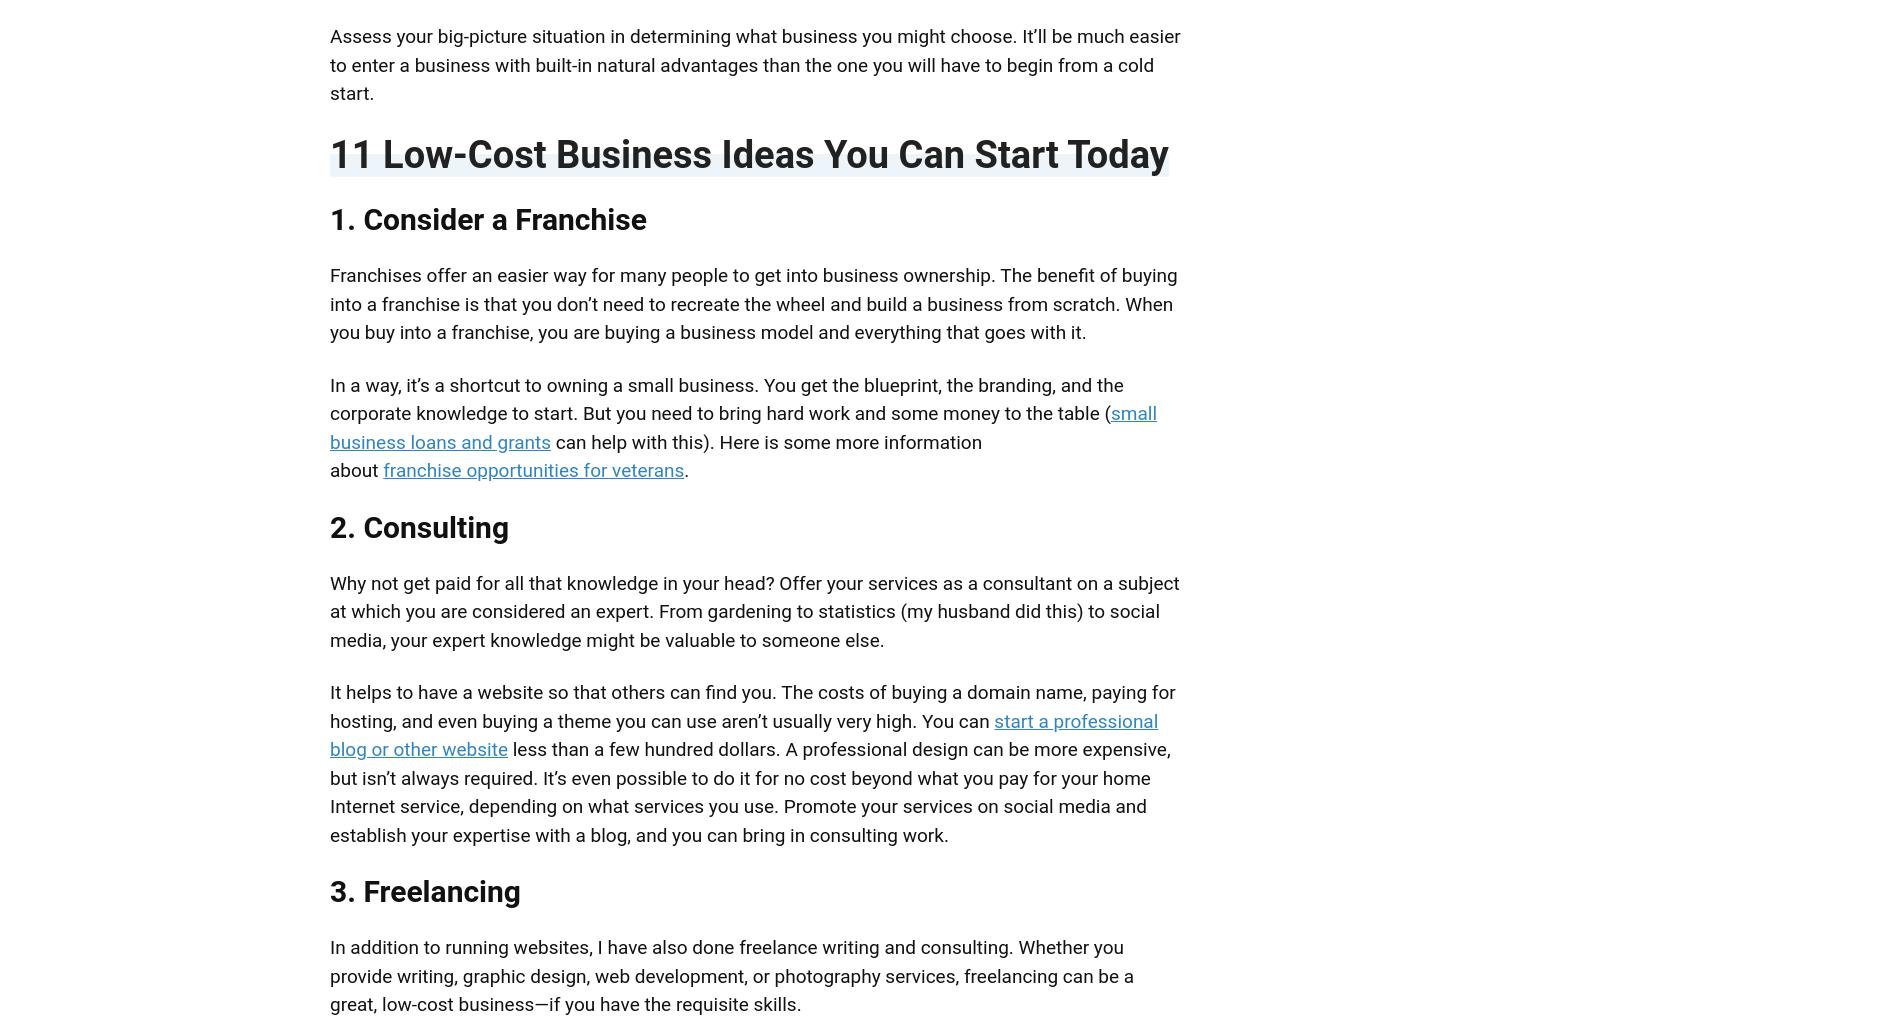 The width and height of the screenshot is (1900, 1018). Describe the element at coordinates (748, 792) in the screenshot. I see `'less than a few hundred dollars. A professional design can be more expensive, but isn’t always required. It’s even possible to do it for no cost beyond what you pay for your home Internet service, depending on what services you use. Promote your services on social media and establish your expertise with a blog, and you can bring in consulting work.'` at that location.